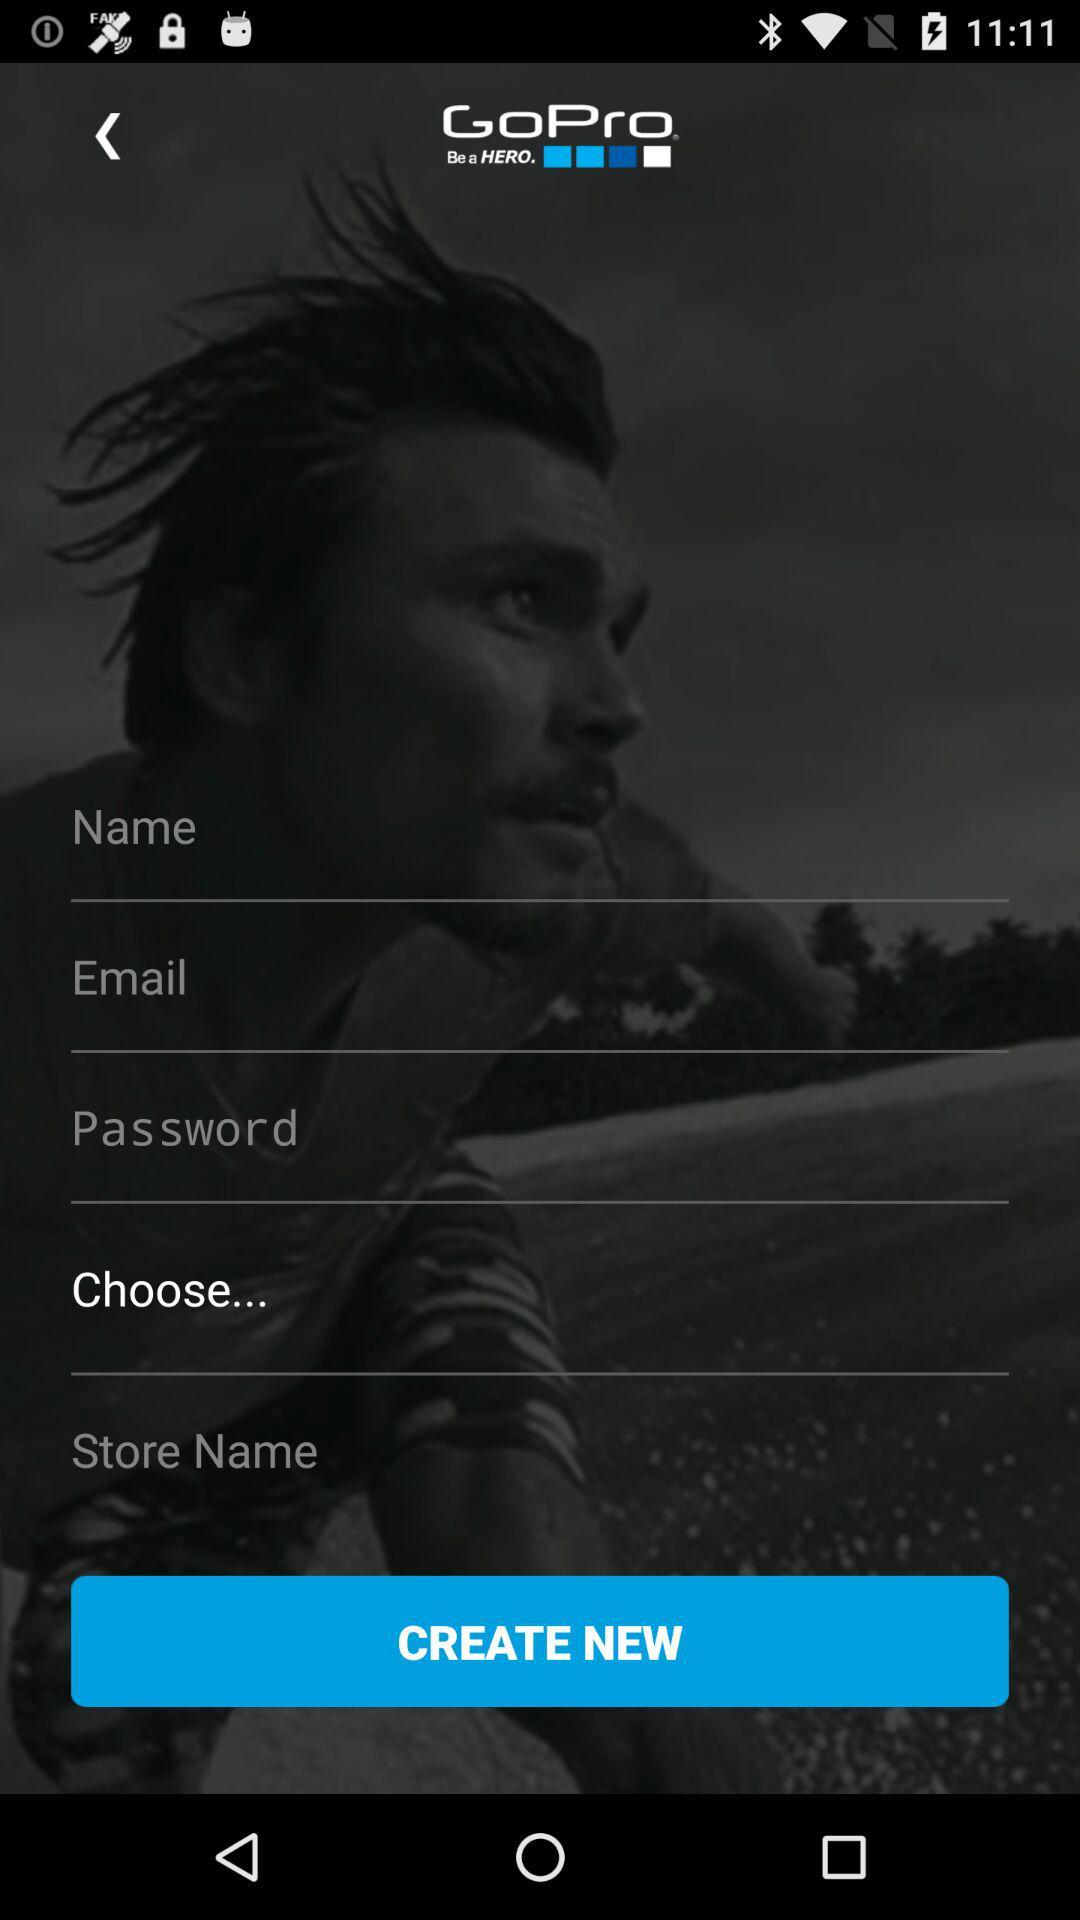  I want to click on type name, so click(540, 825).